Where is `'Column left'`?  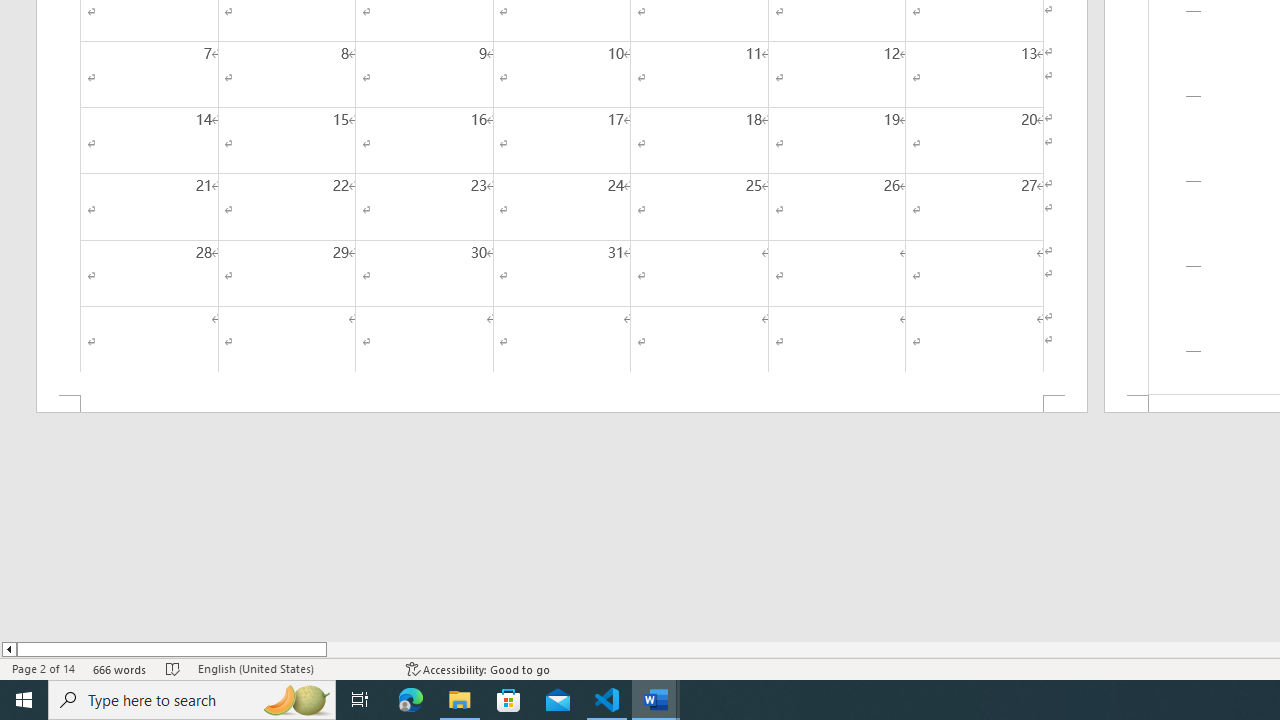 'Column left' is located at coordinates (8, 649).